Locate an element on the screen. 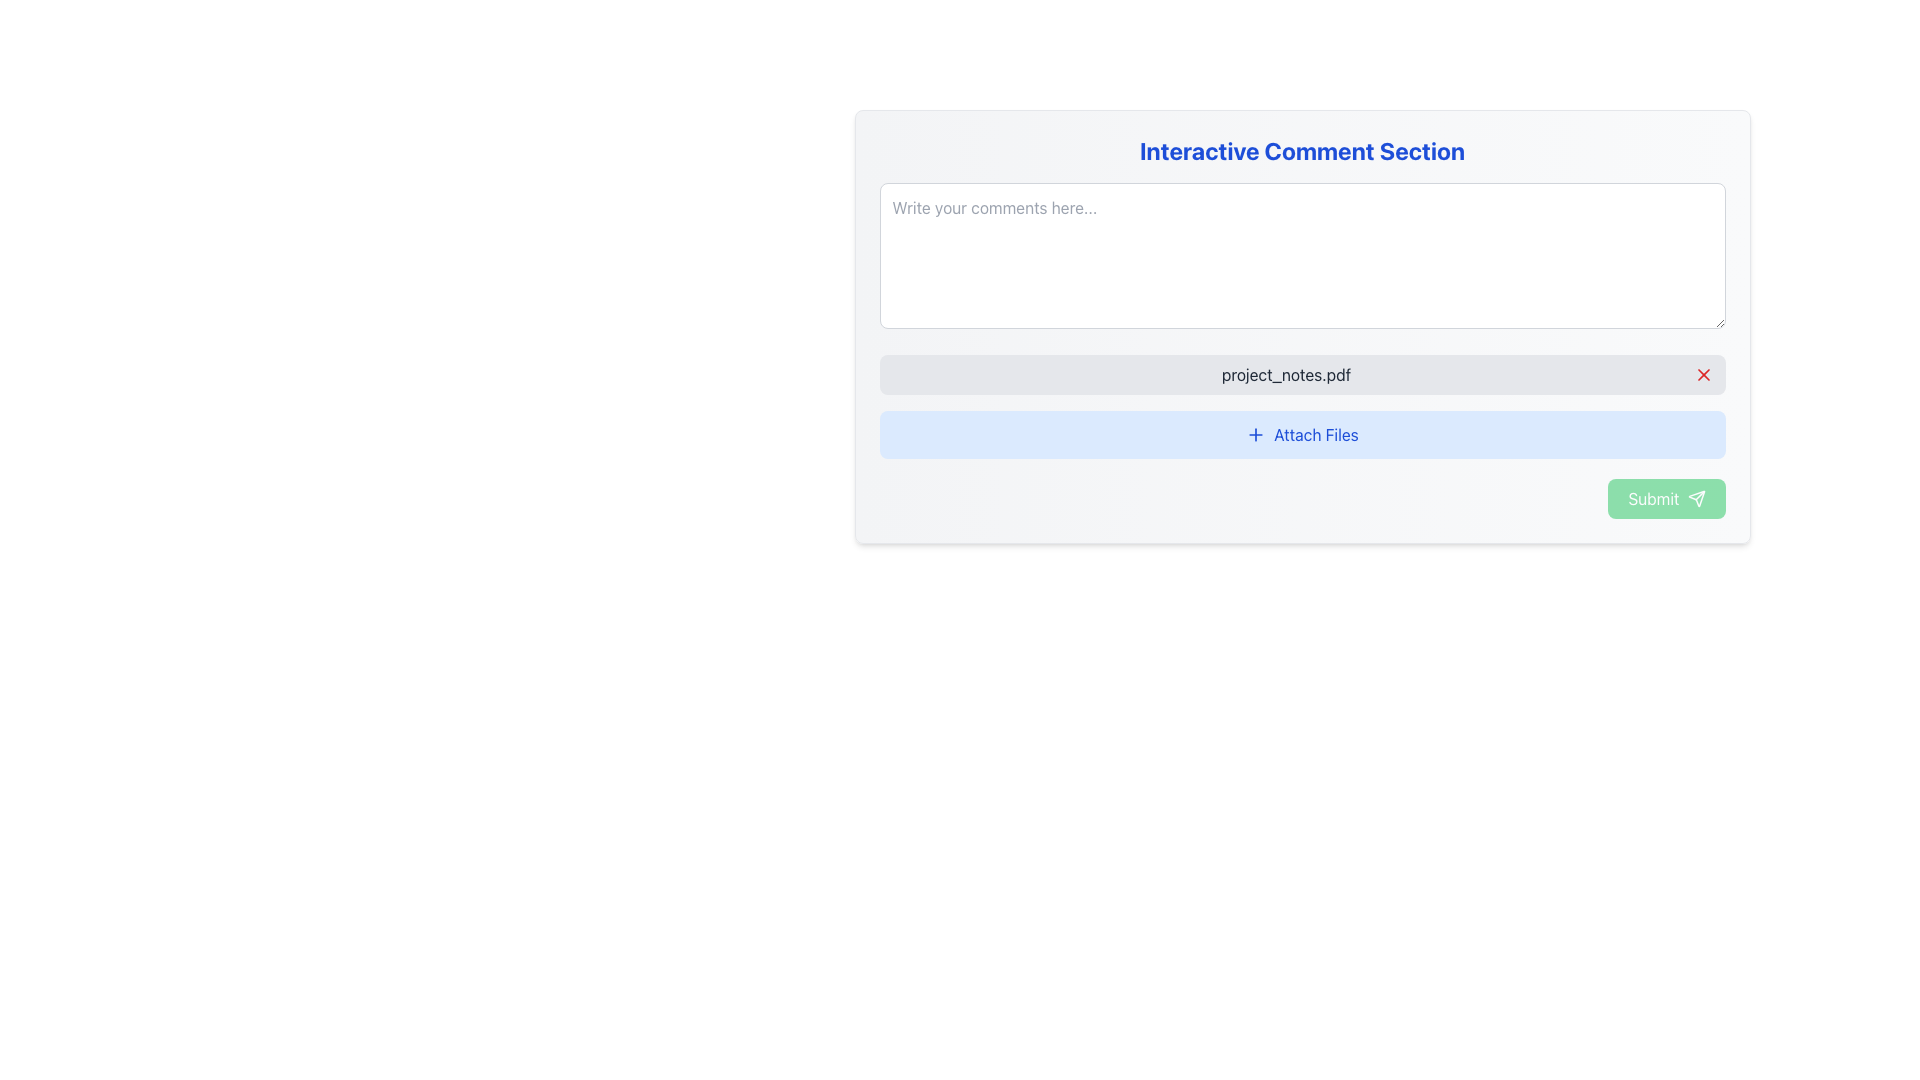  the close or delete icon adjacent to the file name 'project_notes.pdf' is located at coordinates (1702, 374).